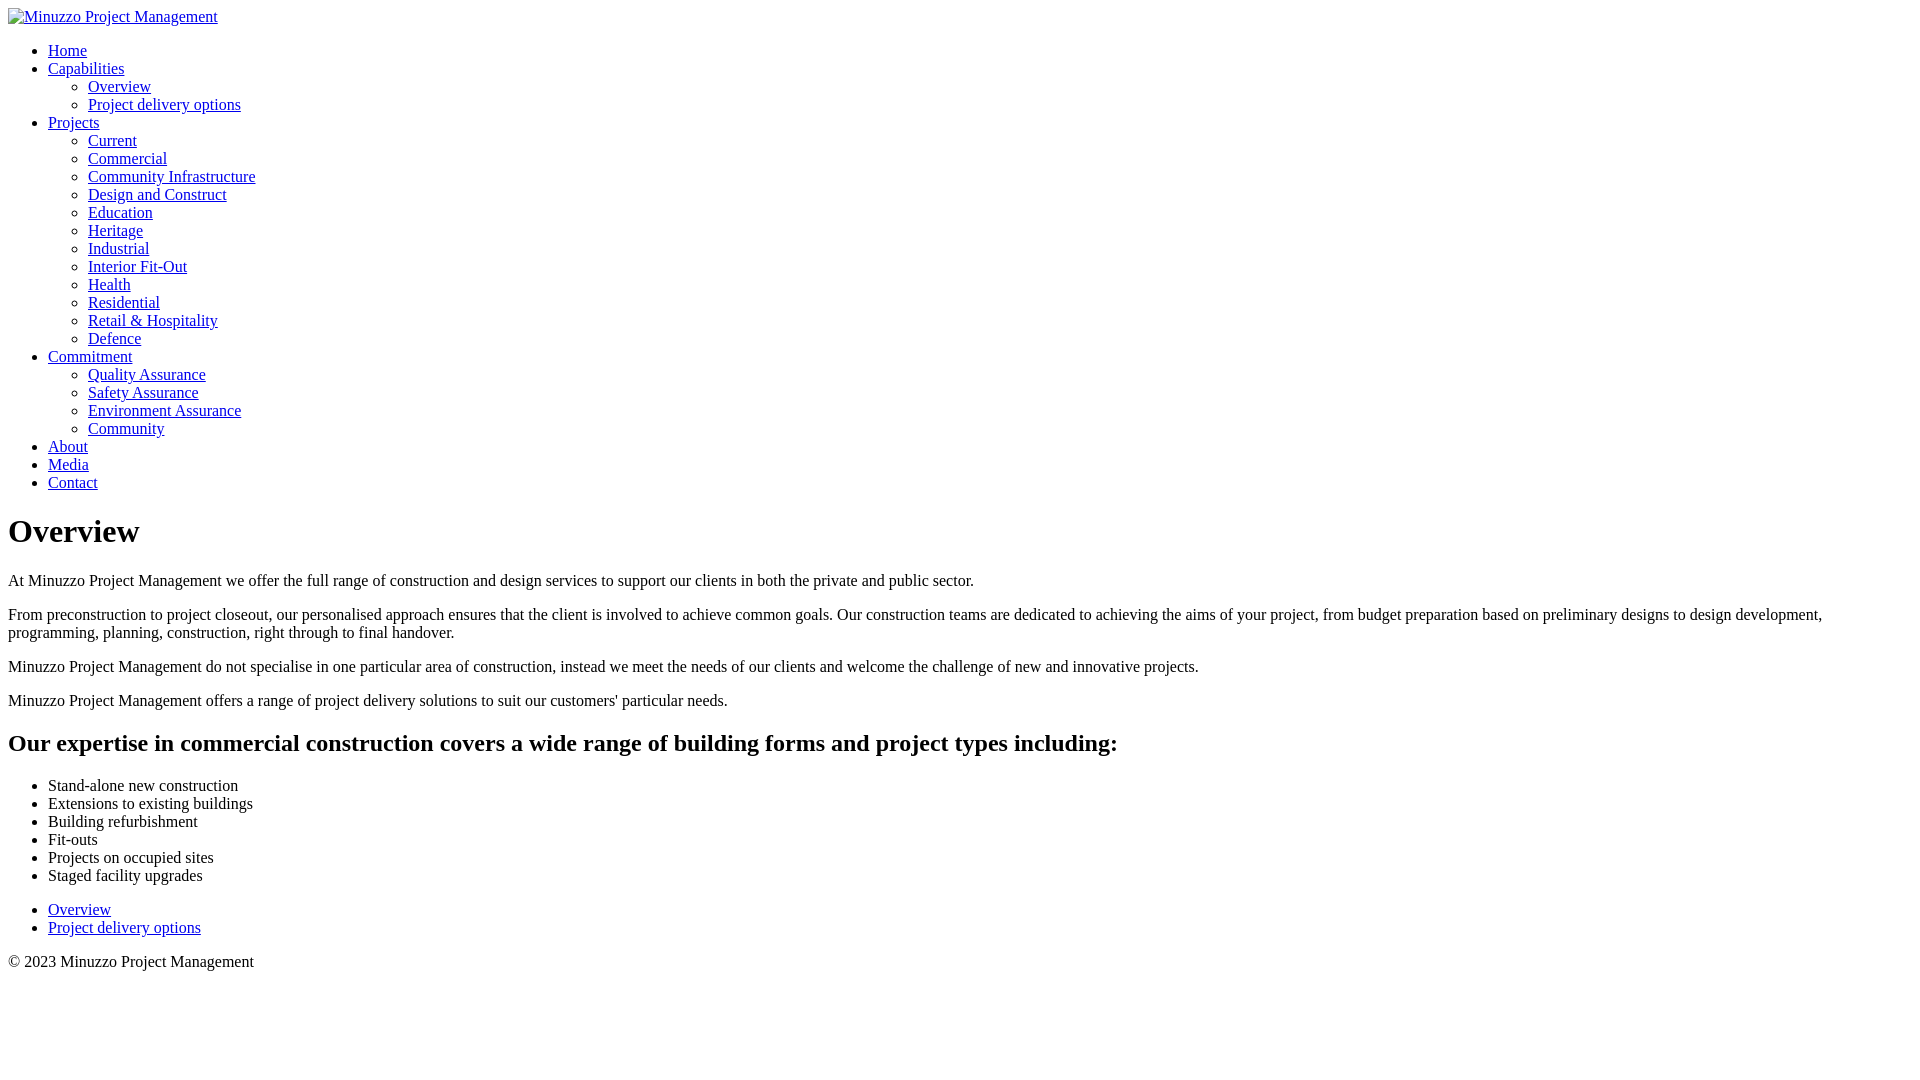  Describe the element at coordinates (86, 337) in the screenshot. I see `'Defence'` at that location.